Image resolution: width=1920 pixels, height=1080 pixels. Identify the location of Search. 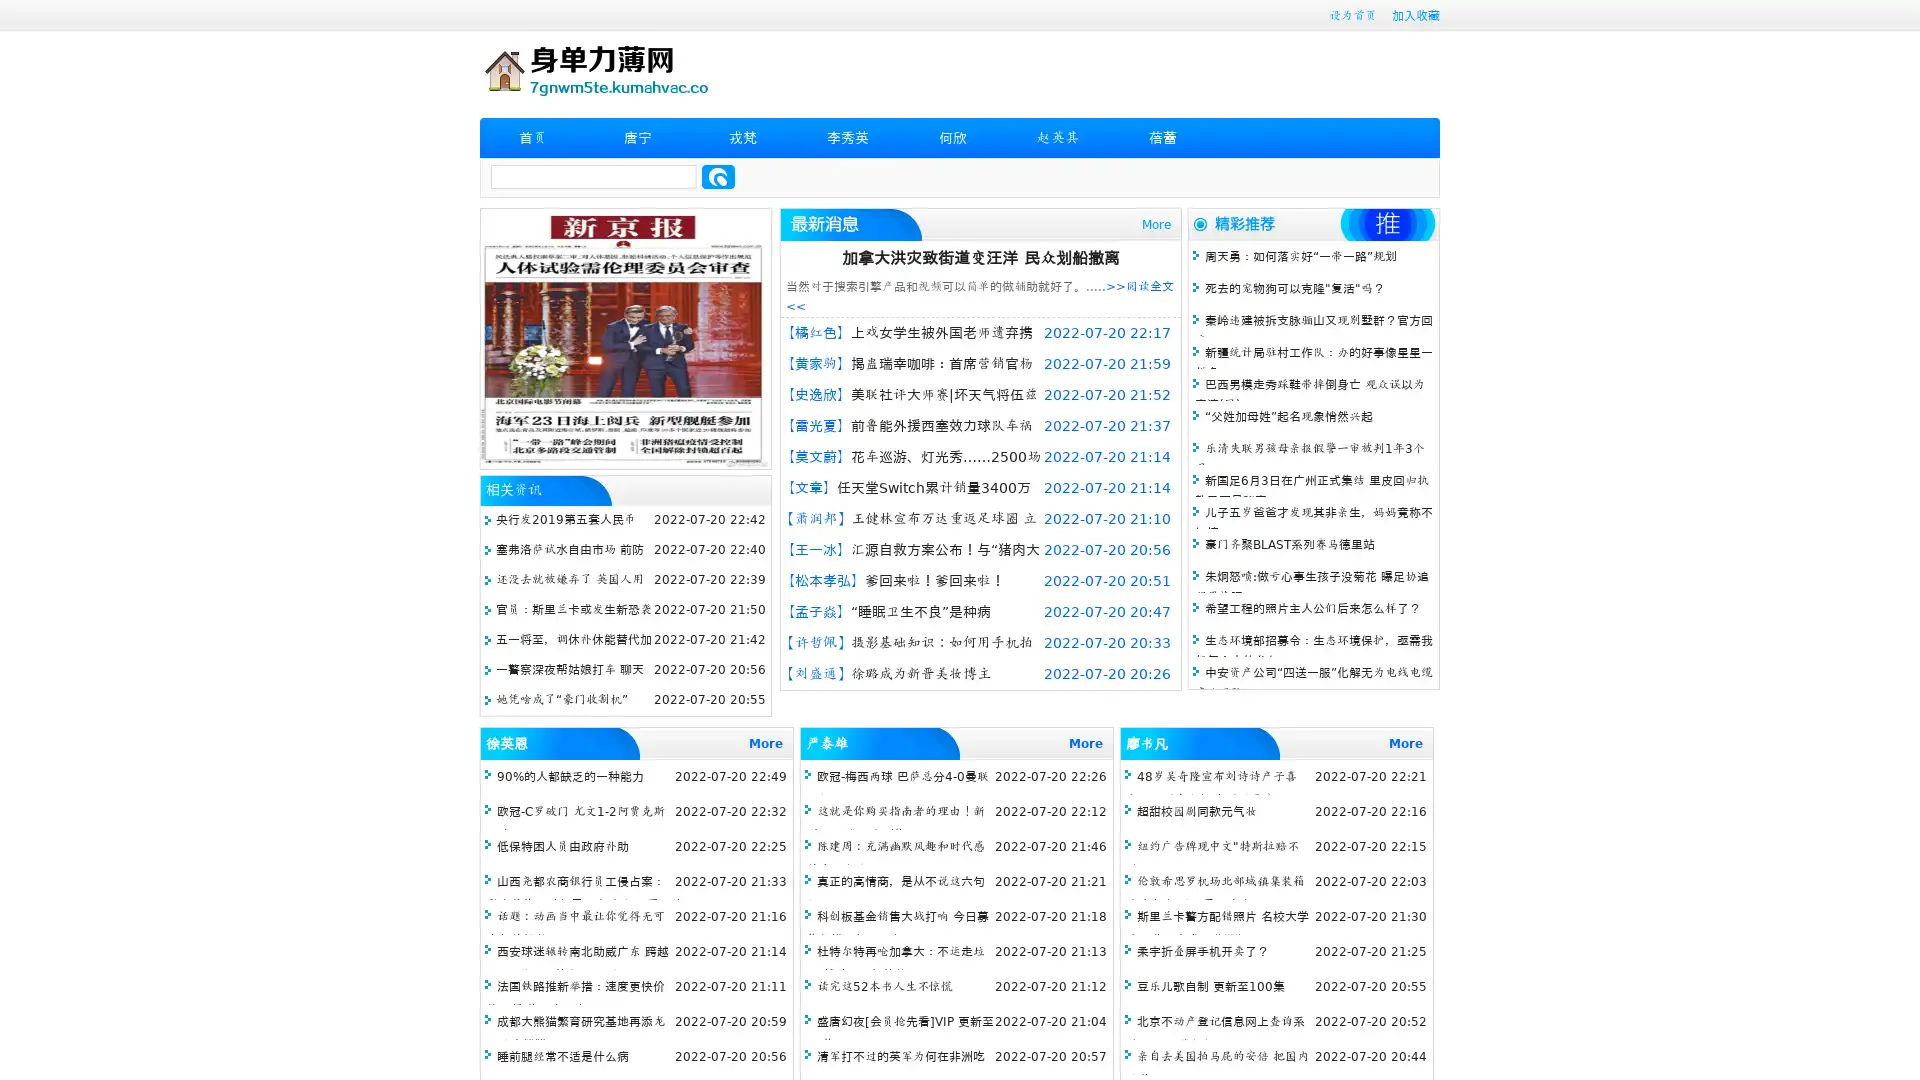
(718, 176).